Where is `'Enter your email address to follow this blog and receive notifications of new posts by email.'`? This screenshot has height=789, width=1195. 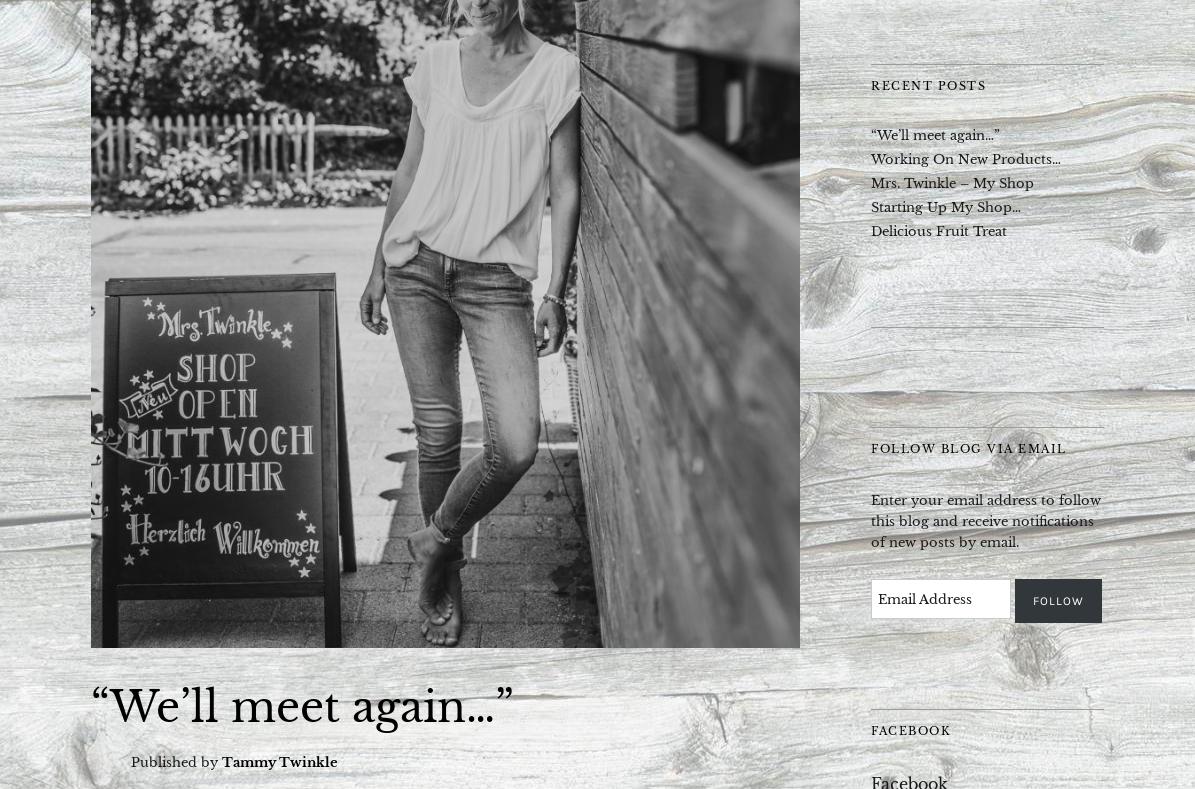 'Enter your email address to follow this blog and receive notifications of new posts by email.' is located at coordinates (985, 519).